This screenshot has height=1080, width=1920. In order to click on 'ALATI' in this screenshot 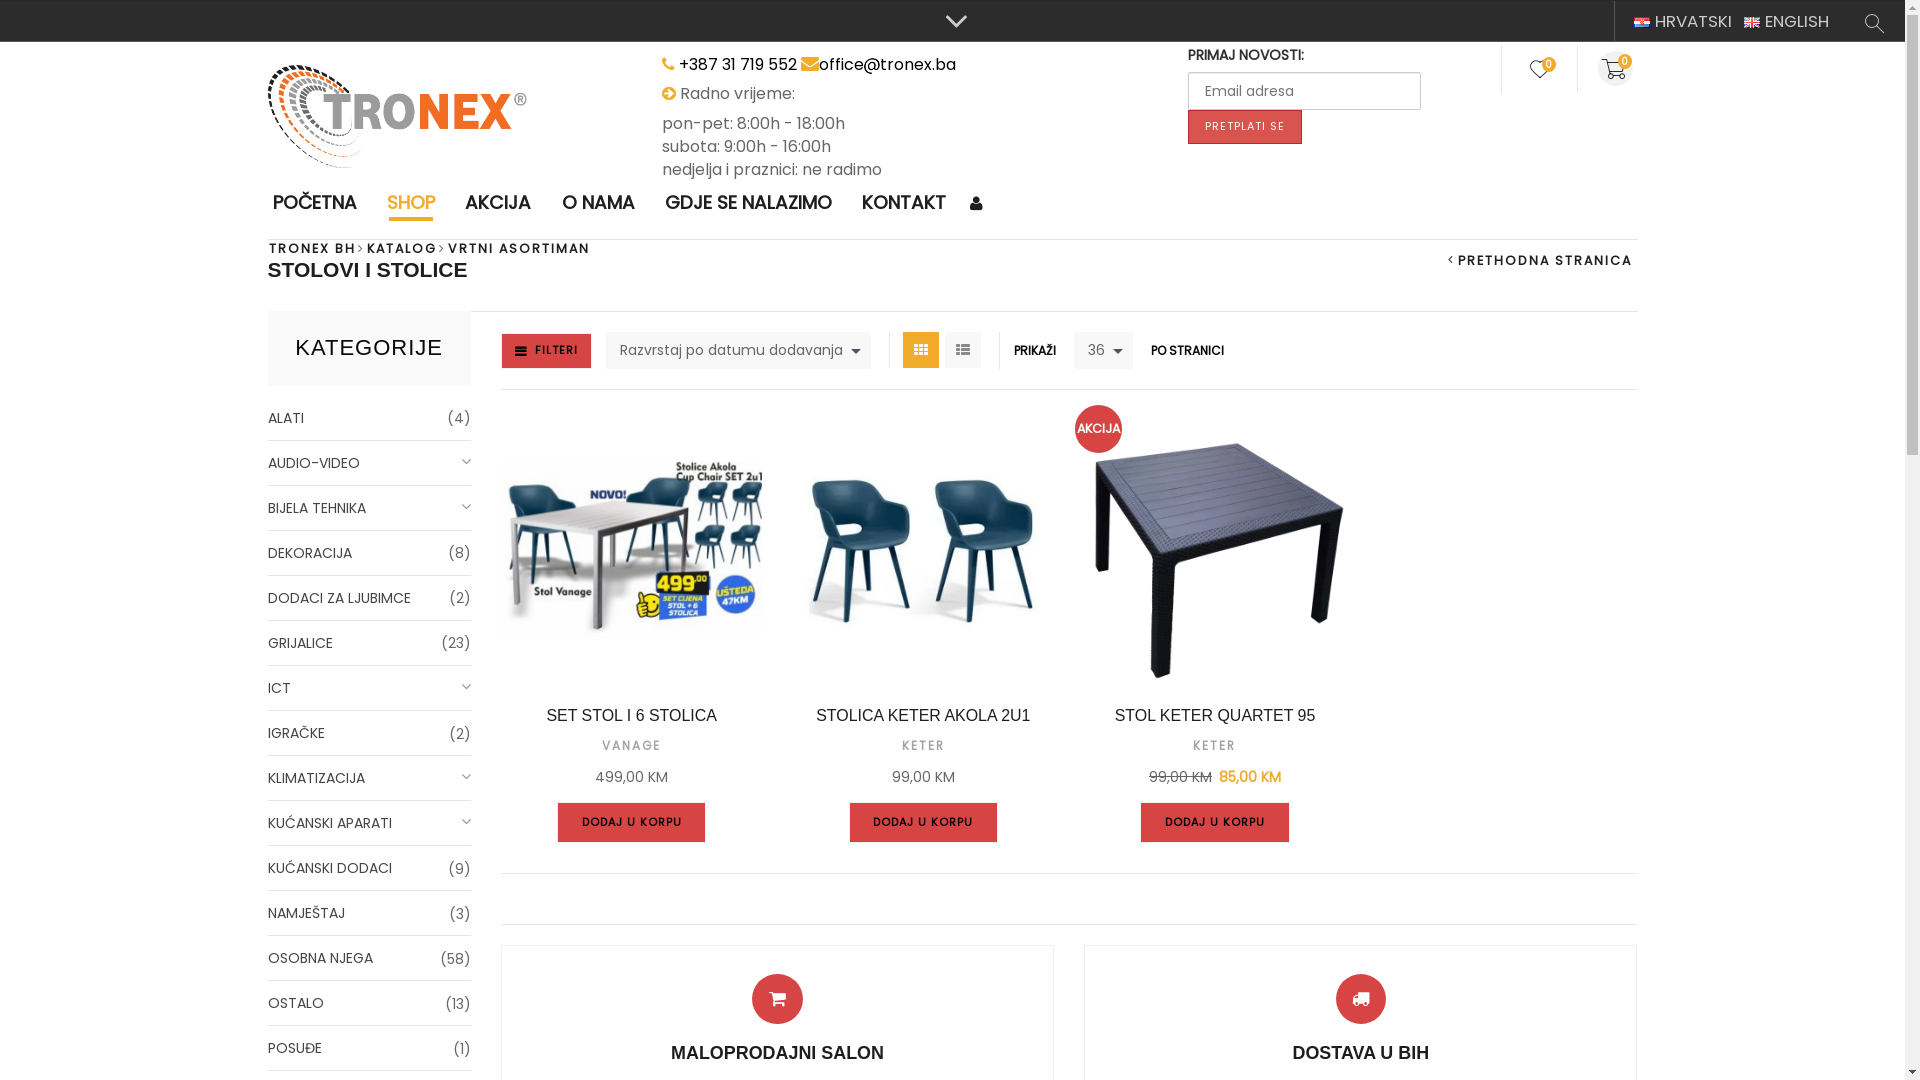, I will do `click(369, 417)`.